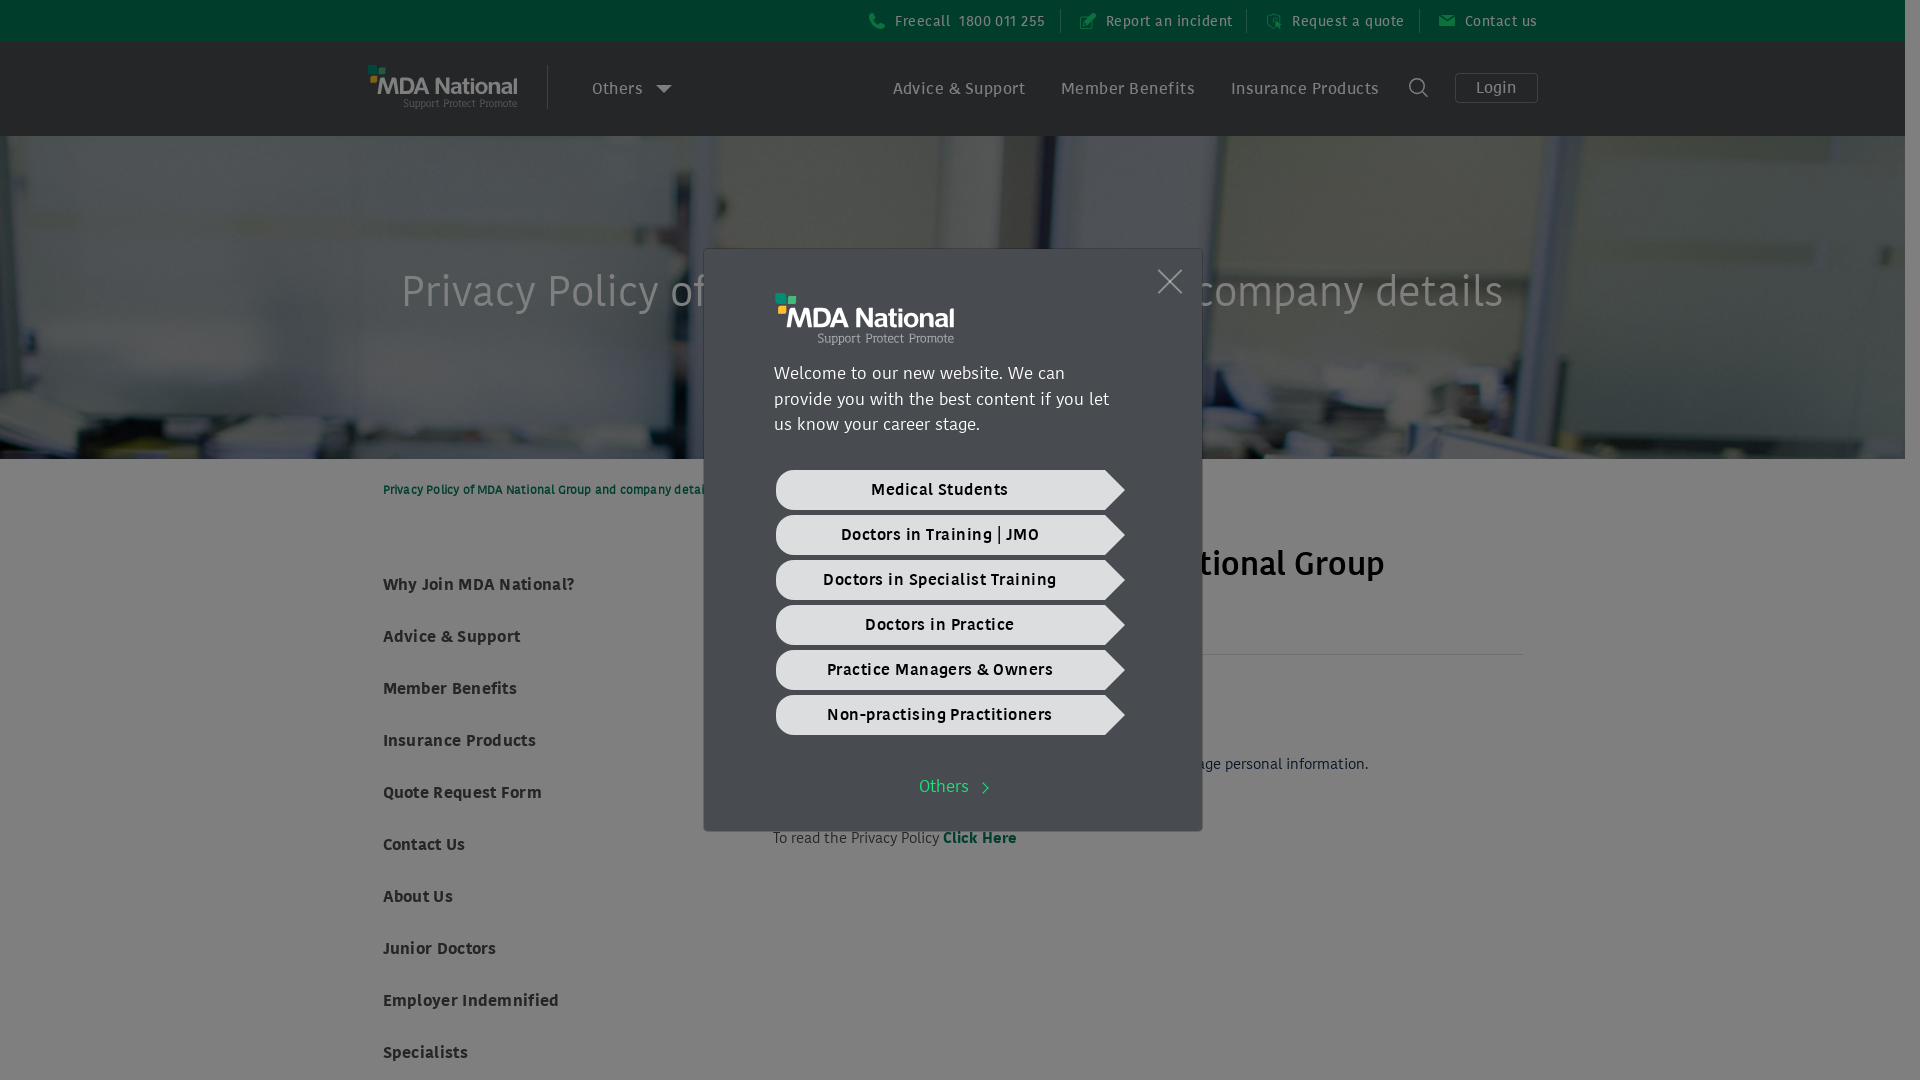 This screenshot has height=1080, width=1920. Describe the element at coordinates (1325, 20) in the screenshot. I see `'Request a quote'` at that location.